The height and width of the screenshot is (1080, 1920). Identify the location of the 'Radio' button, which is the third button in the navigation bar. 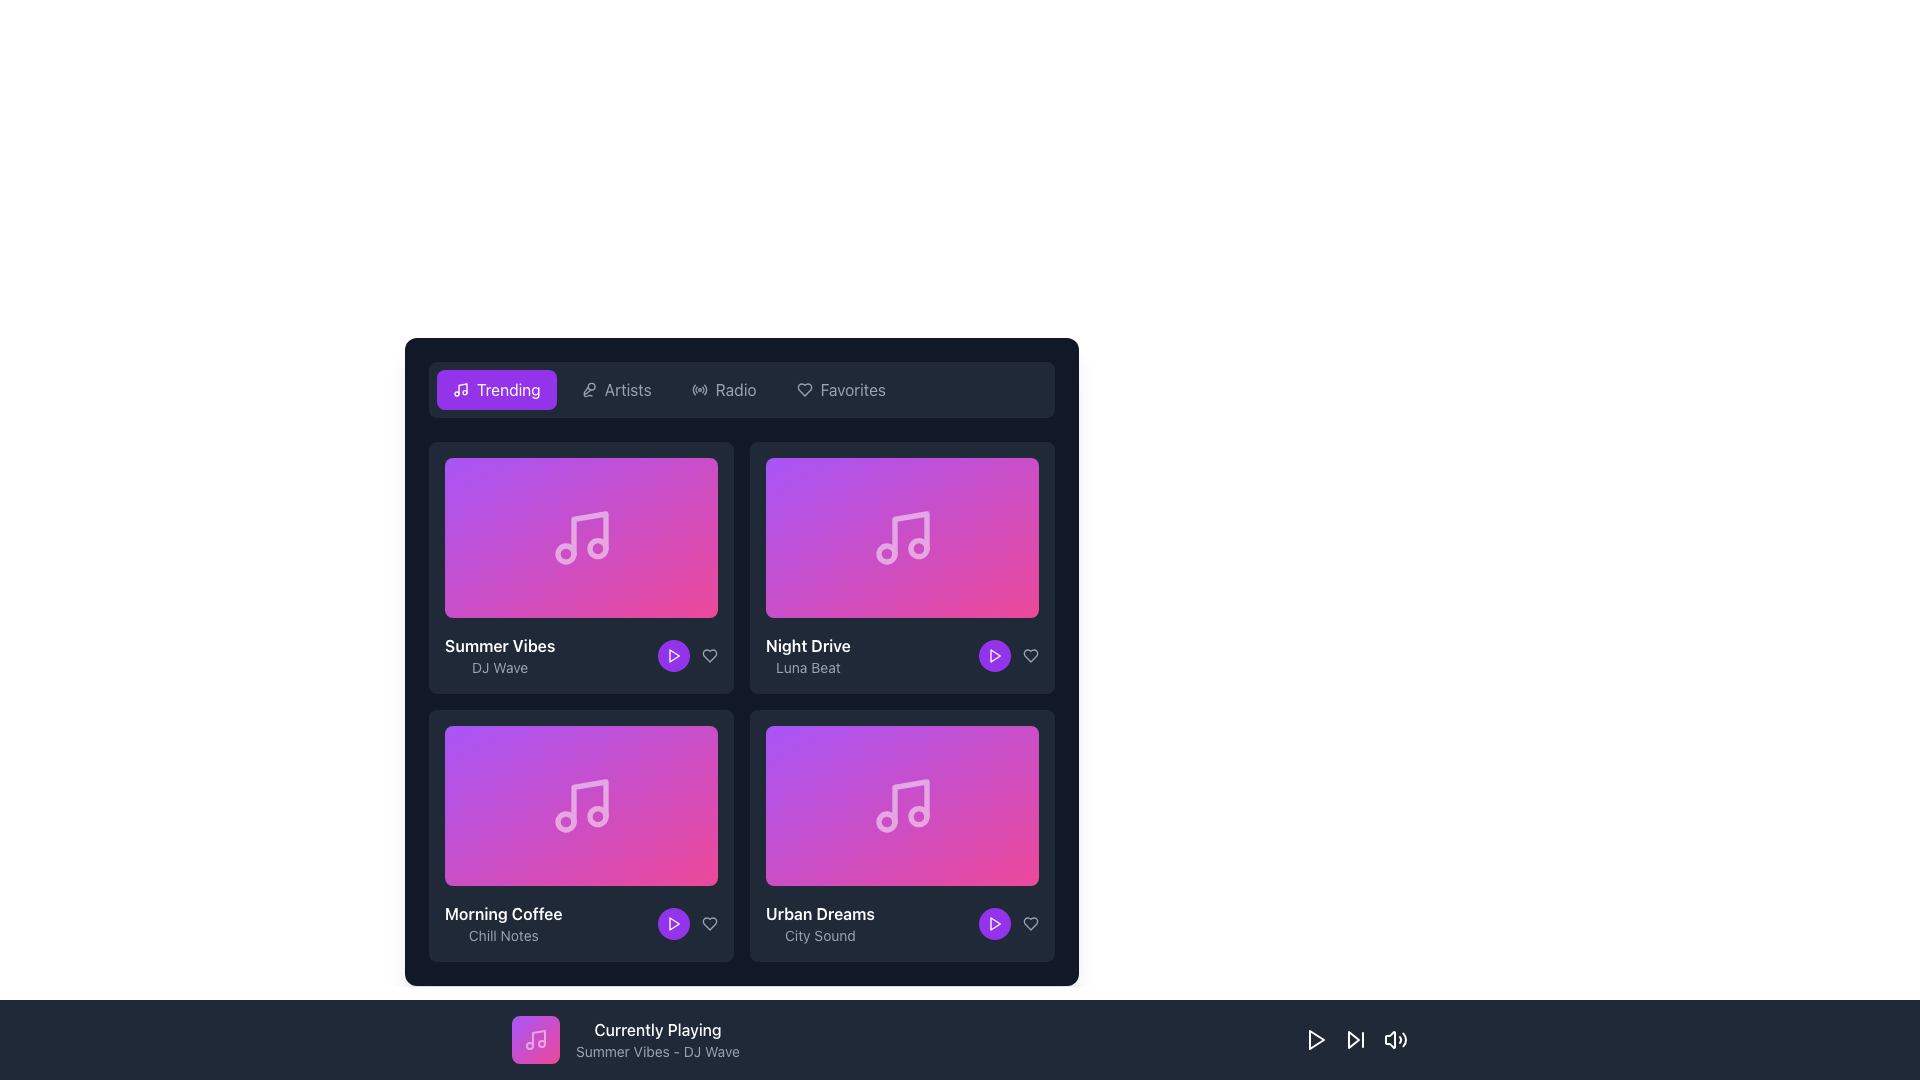
(723, 389).